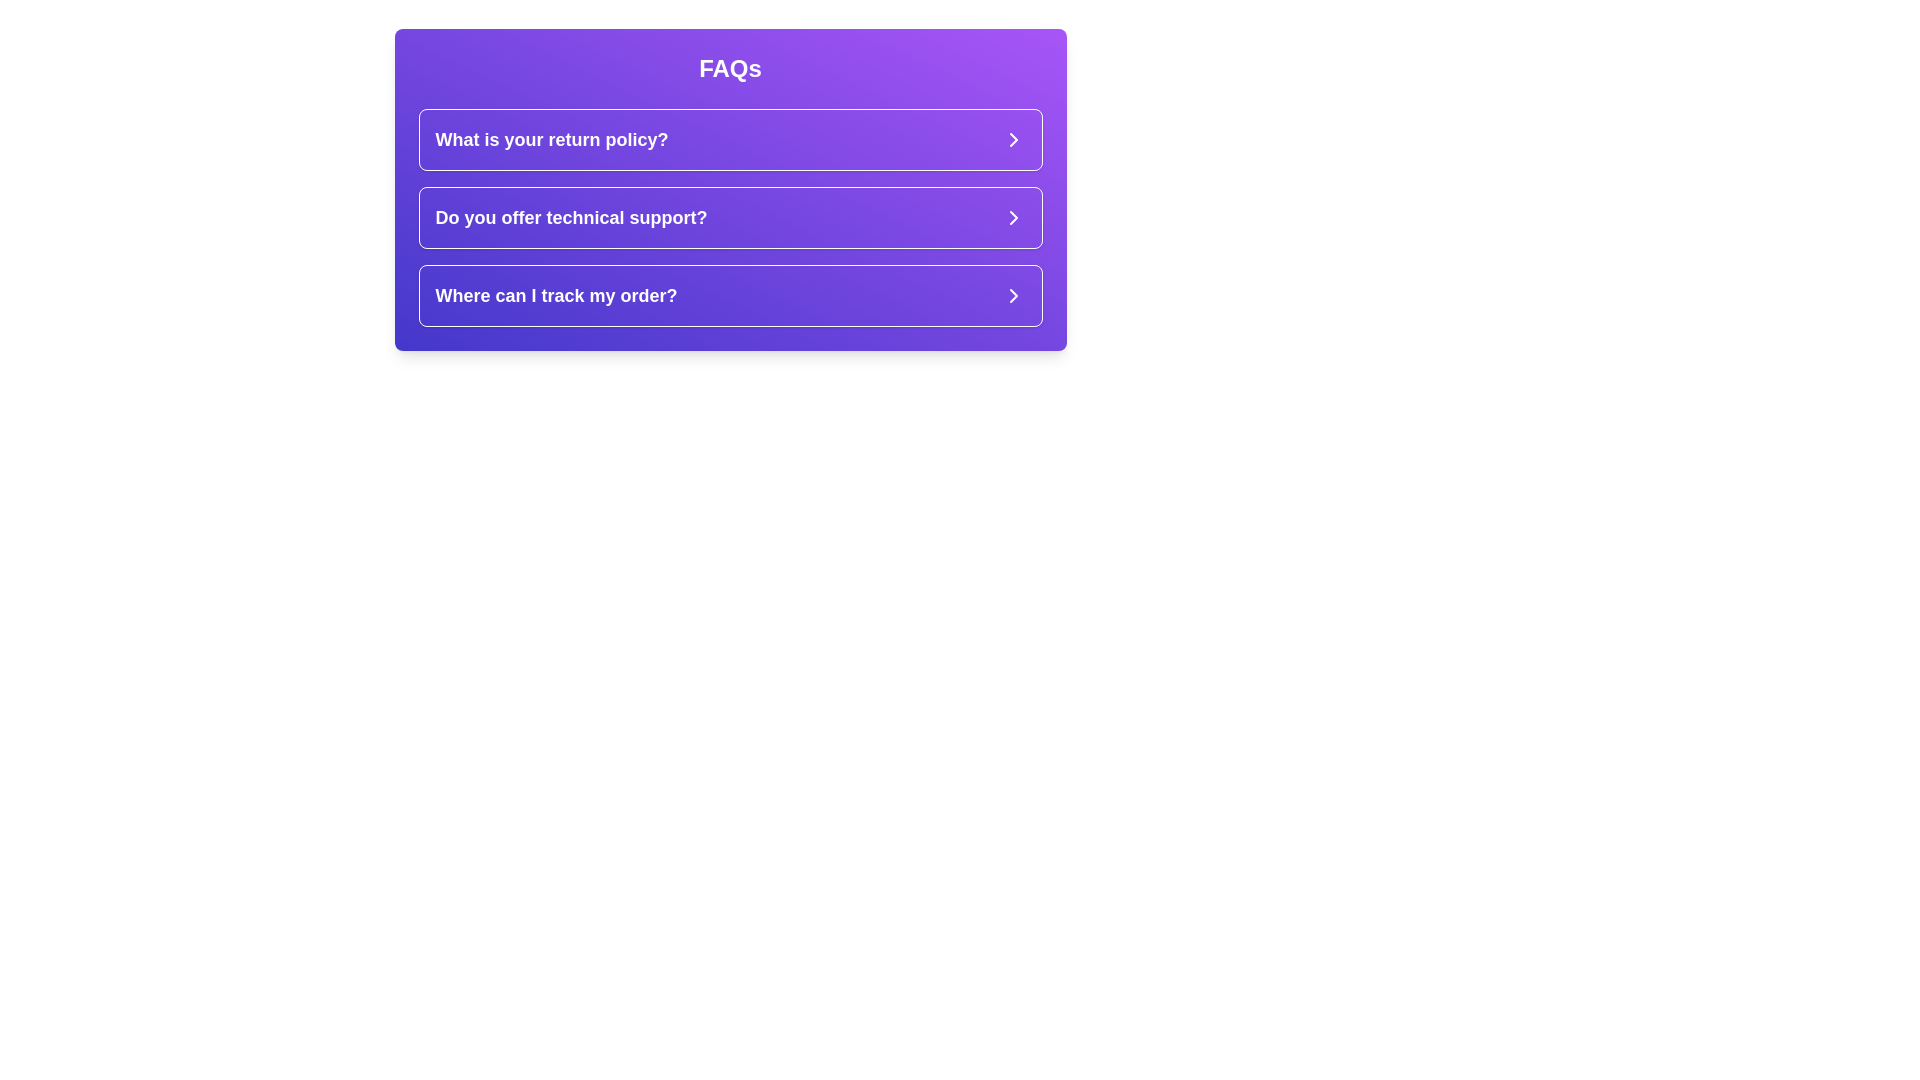 Image resolution: width=1920 pixels, height=1080 pixels. Describe the element at coordinates (1013, 296) in the screenshot. I see `the button located at the far right of the horizontal bar displaying the text 'Where can I track my order?'` at that location.